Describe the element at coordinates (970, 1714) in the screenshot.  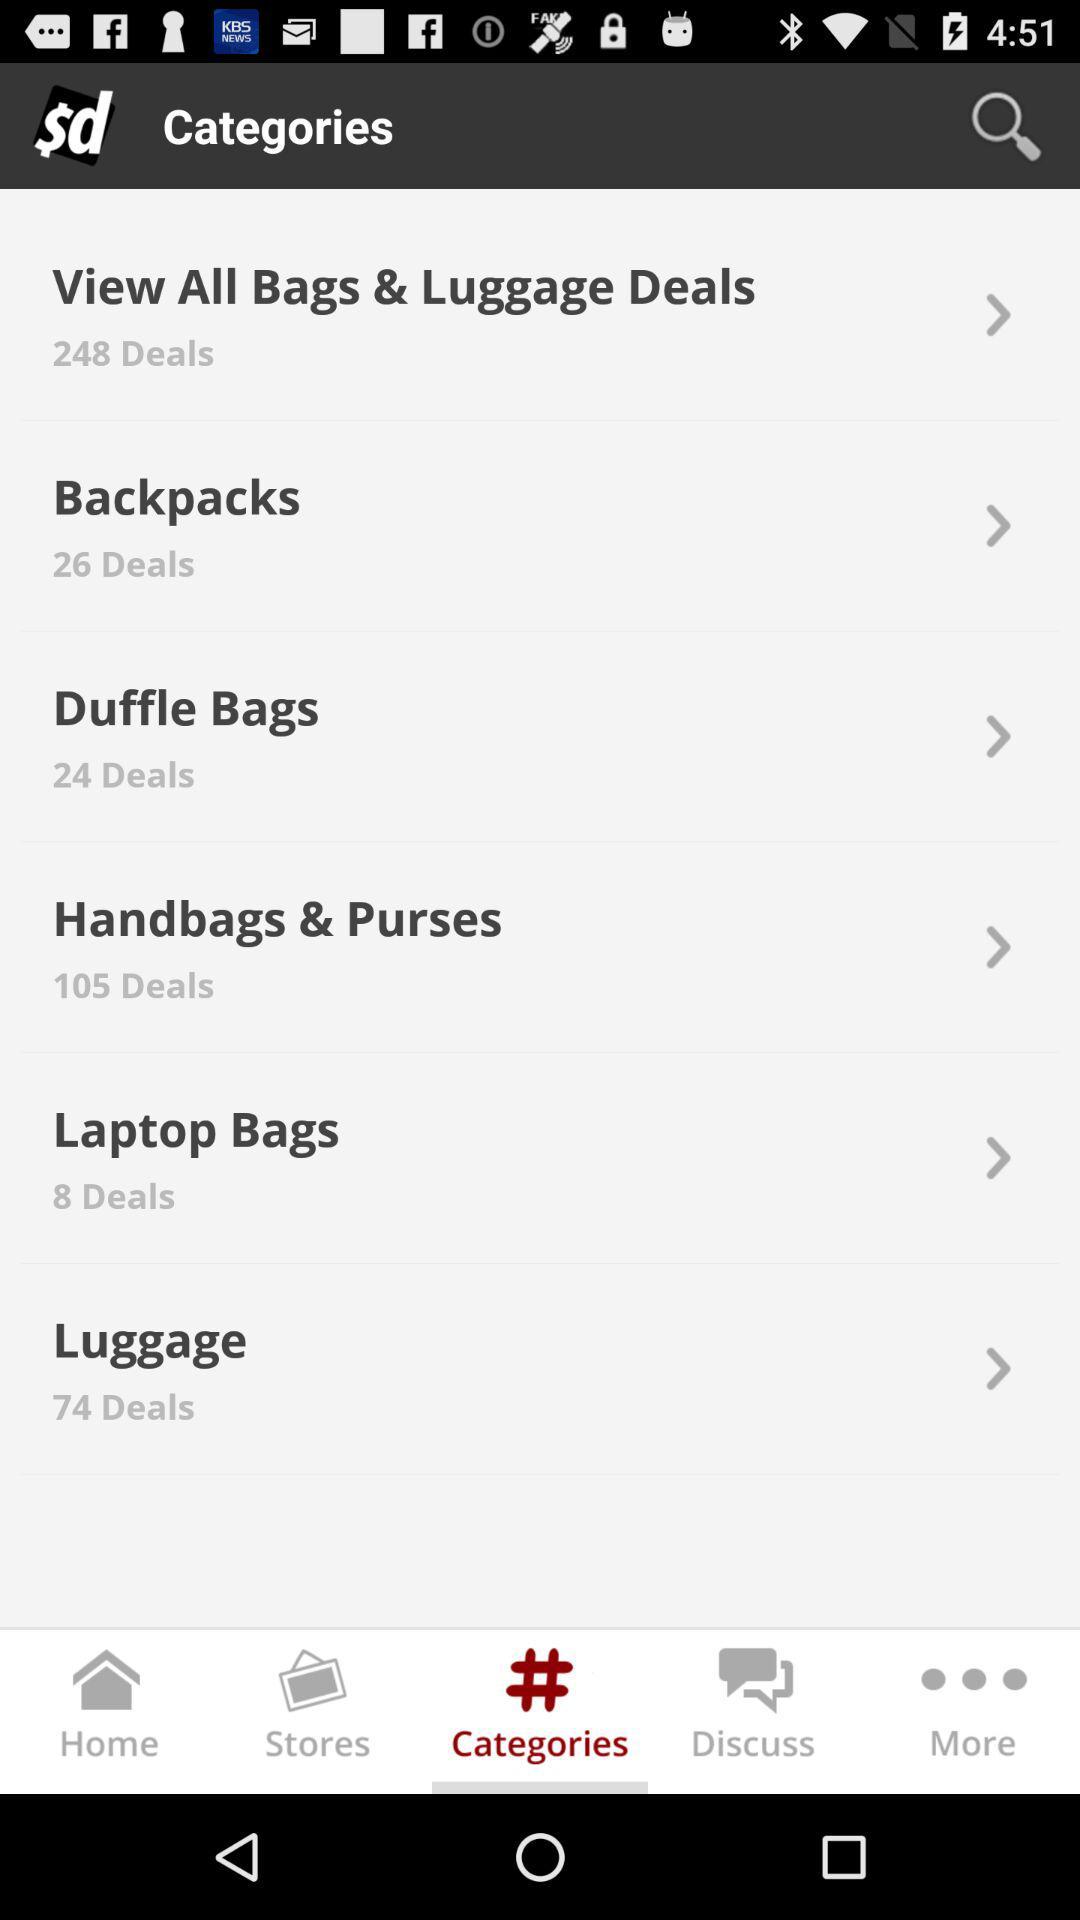
I see `see more options` at that location.